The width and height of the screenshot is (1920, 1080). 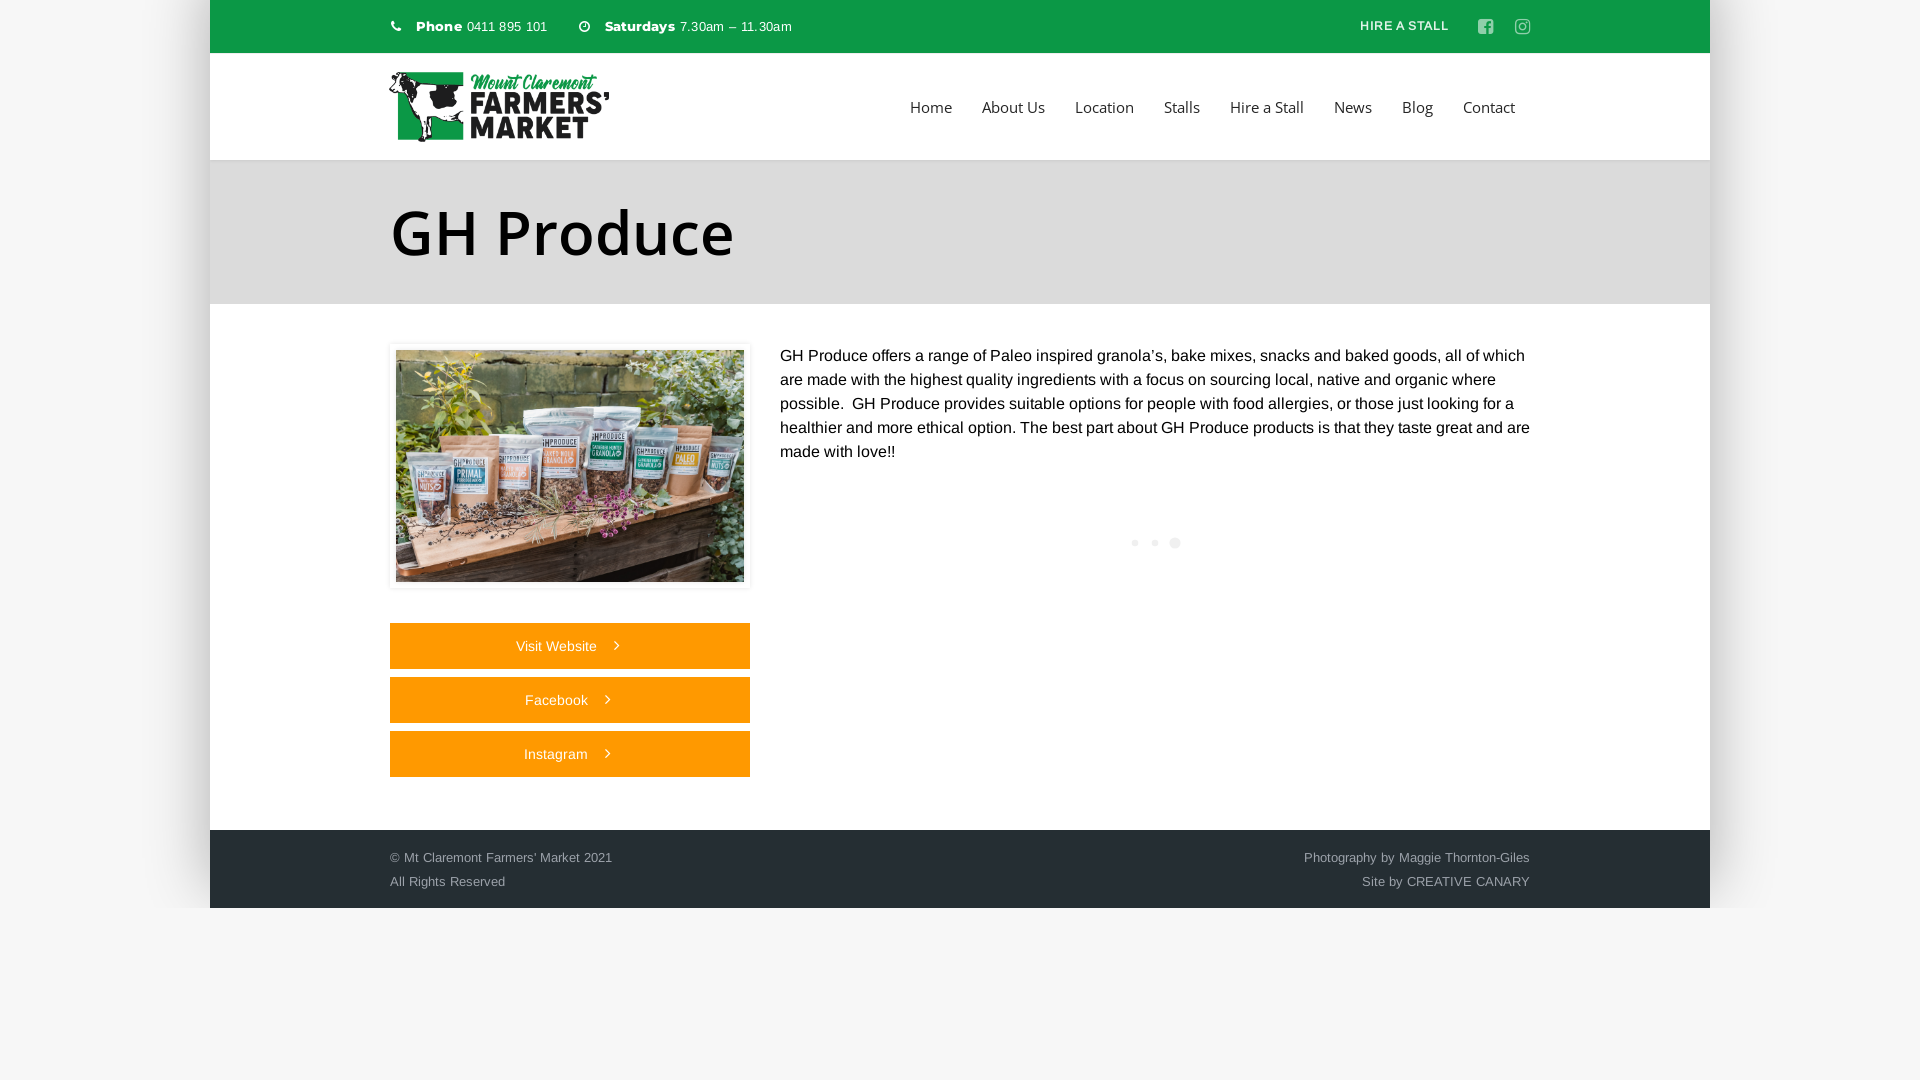 I want to click on 'Blog', so click(x=1416, y=107).